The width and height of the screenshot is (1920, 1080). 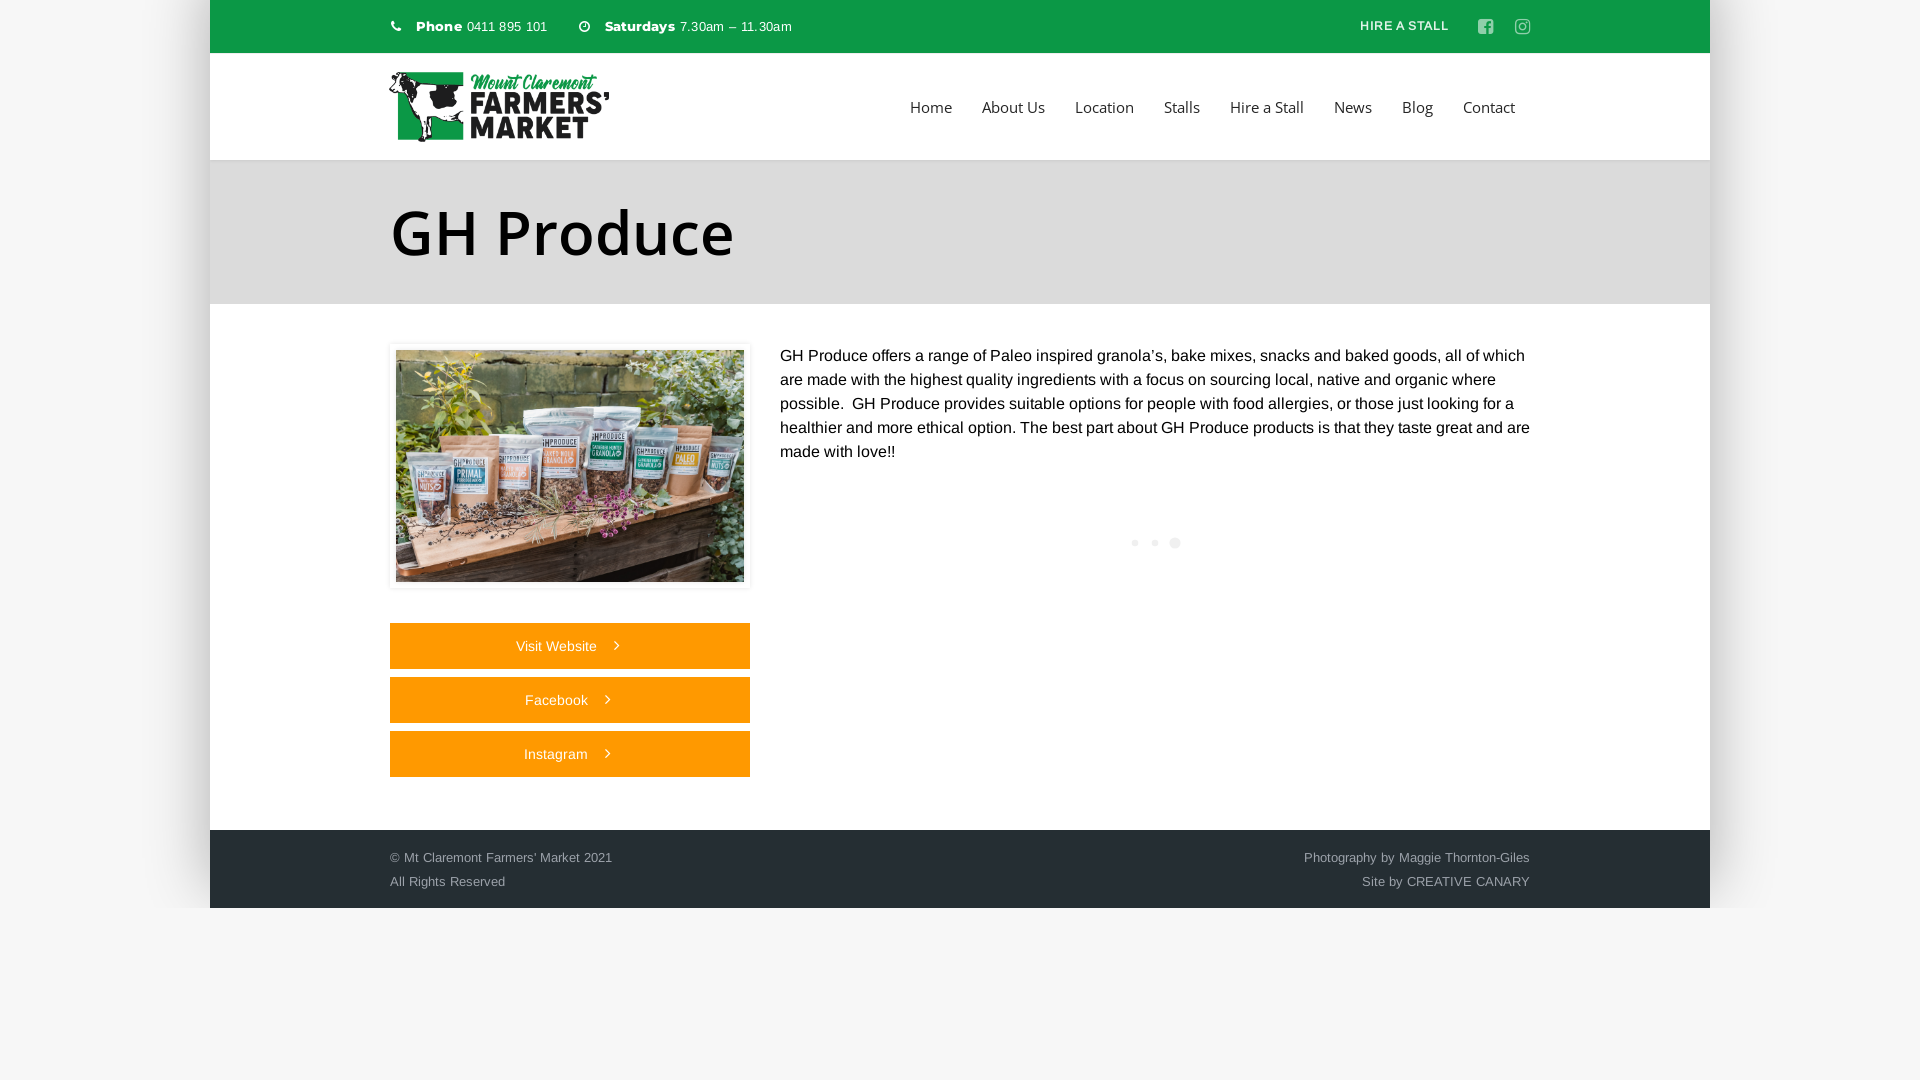 I want to click on 'Blog', so click(x=1416, y=107).